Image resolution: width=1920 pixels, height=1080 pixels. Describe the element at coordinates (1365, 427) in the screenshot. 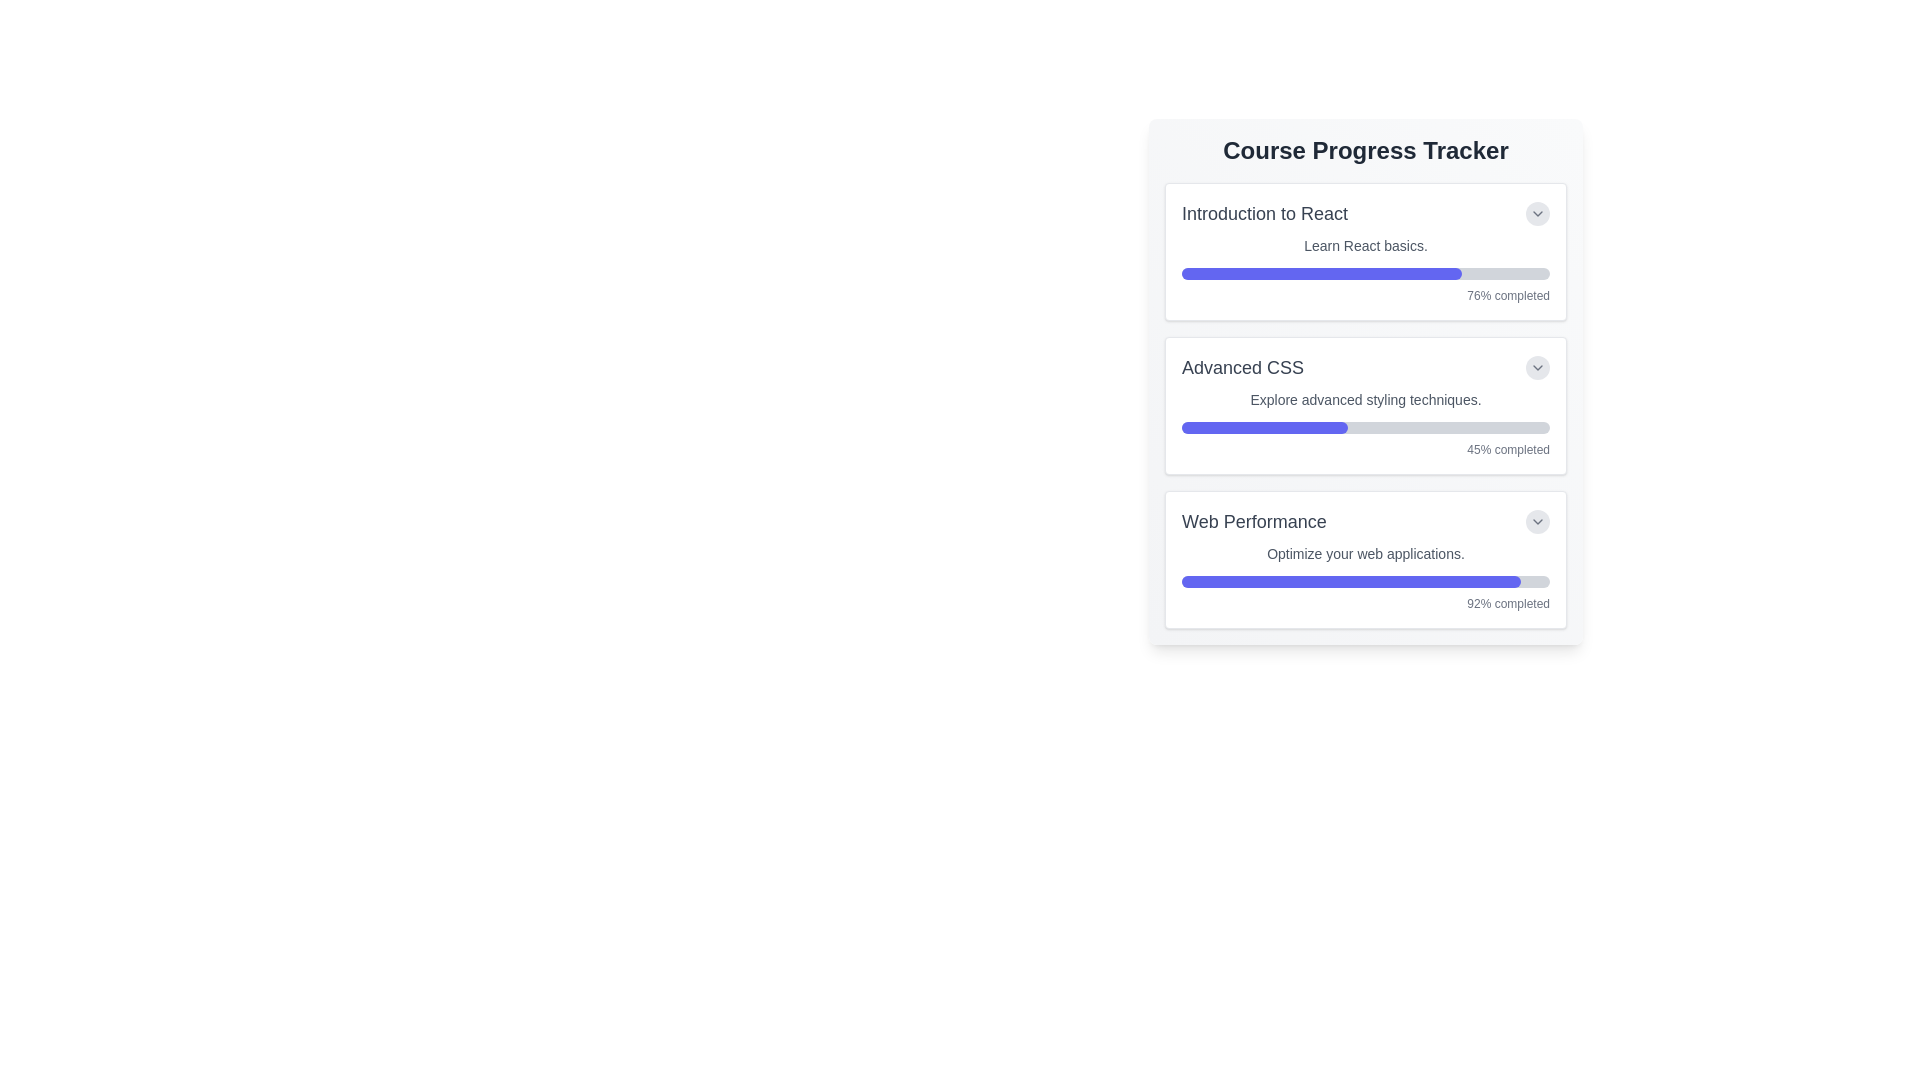

I see `the completion status of the progress bar located within the 'Advanced CSS' course card of the 'Course Progress Tracker', which is indicated by the filled indigo portion of the bar` at that location.